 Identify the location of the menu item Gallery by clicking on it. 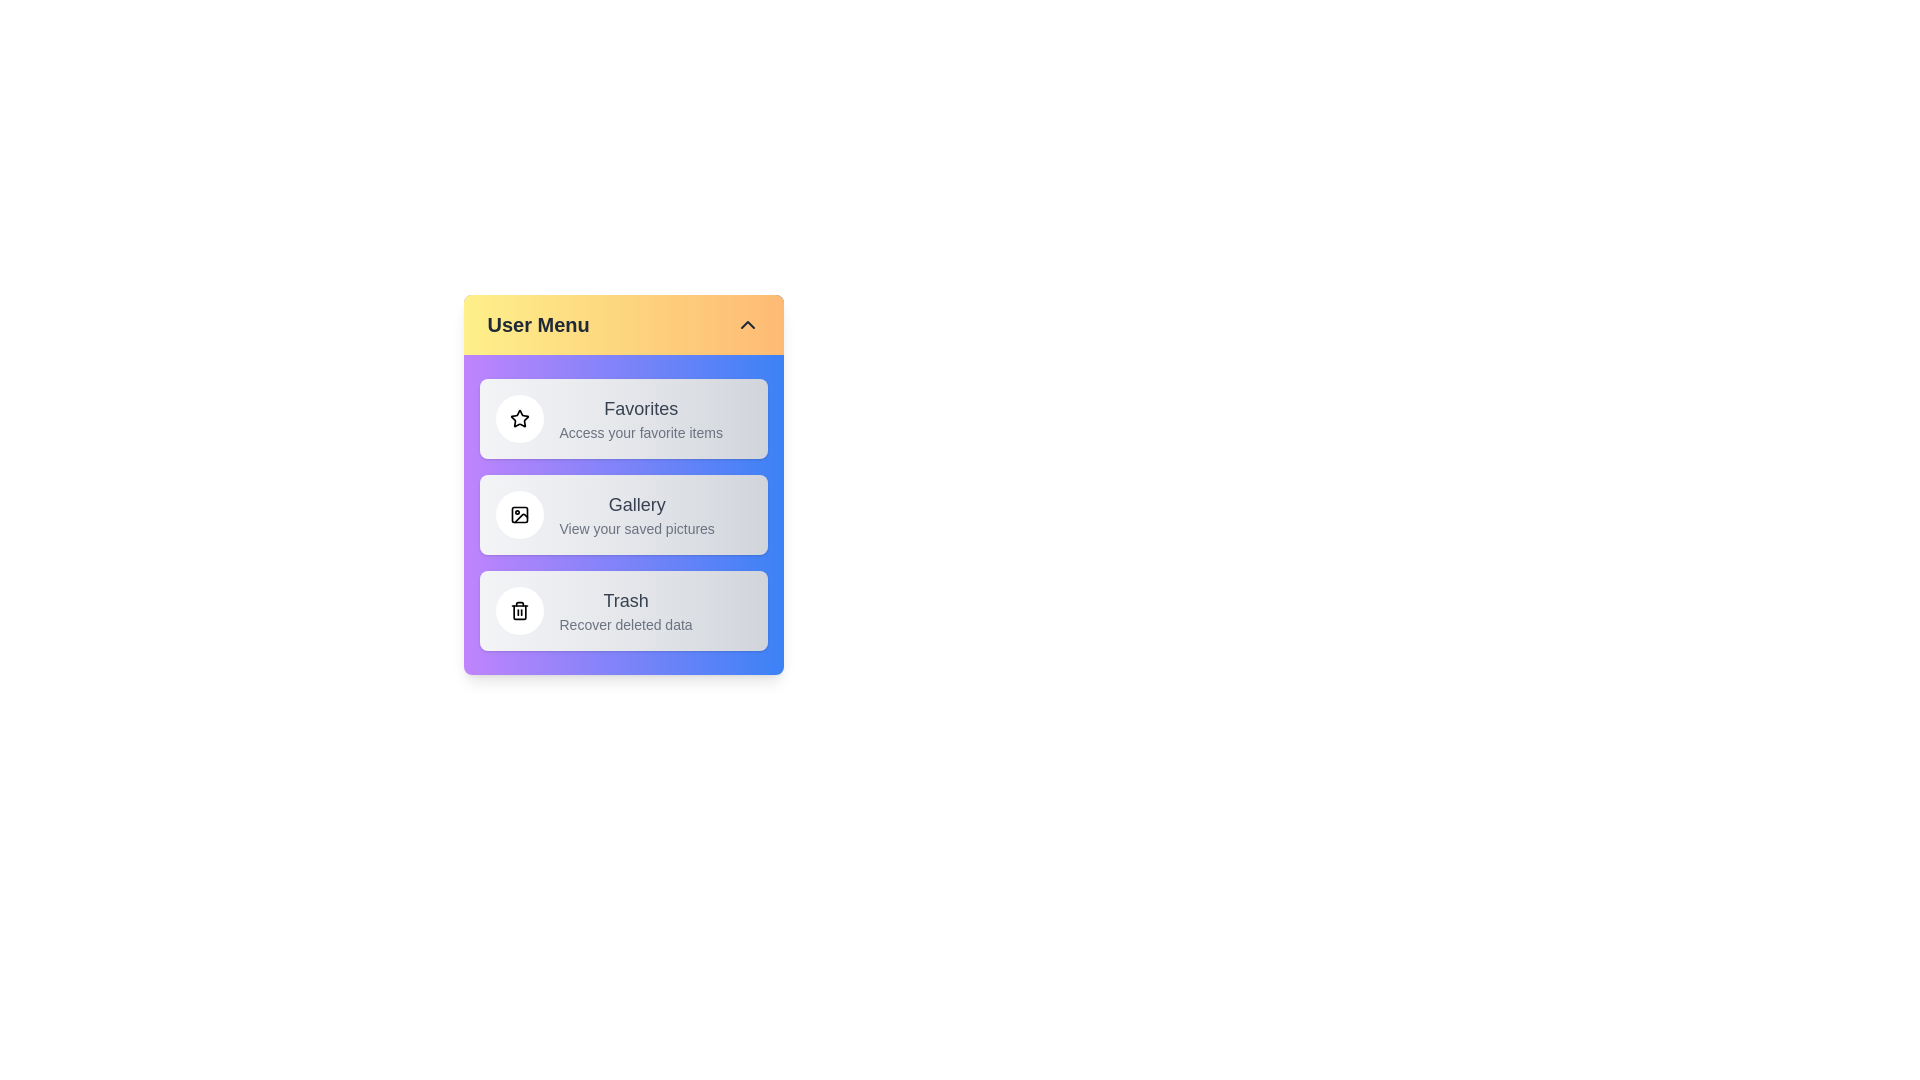
(622, 514).